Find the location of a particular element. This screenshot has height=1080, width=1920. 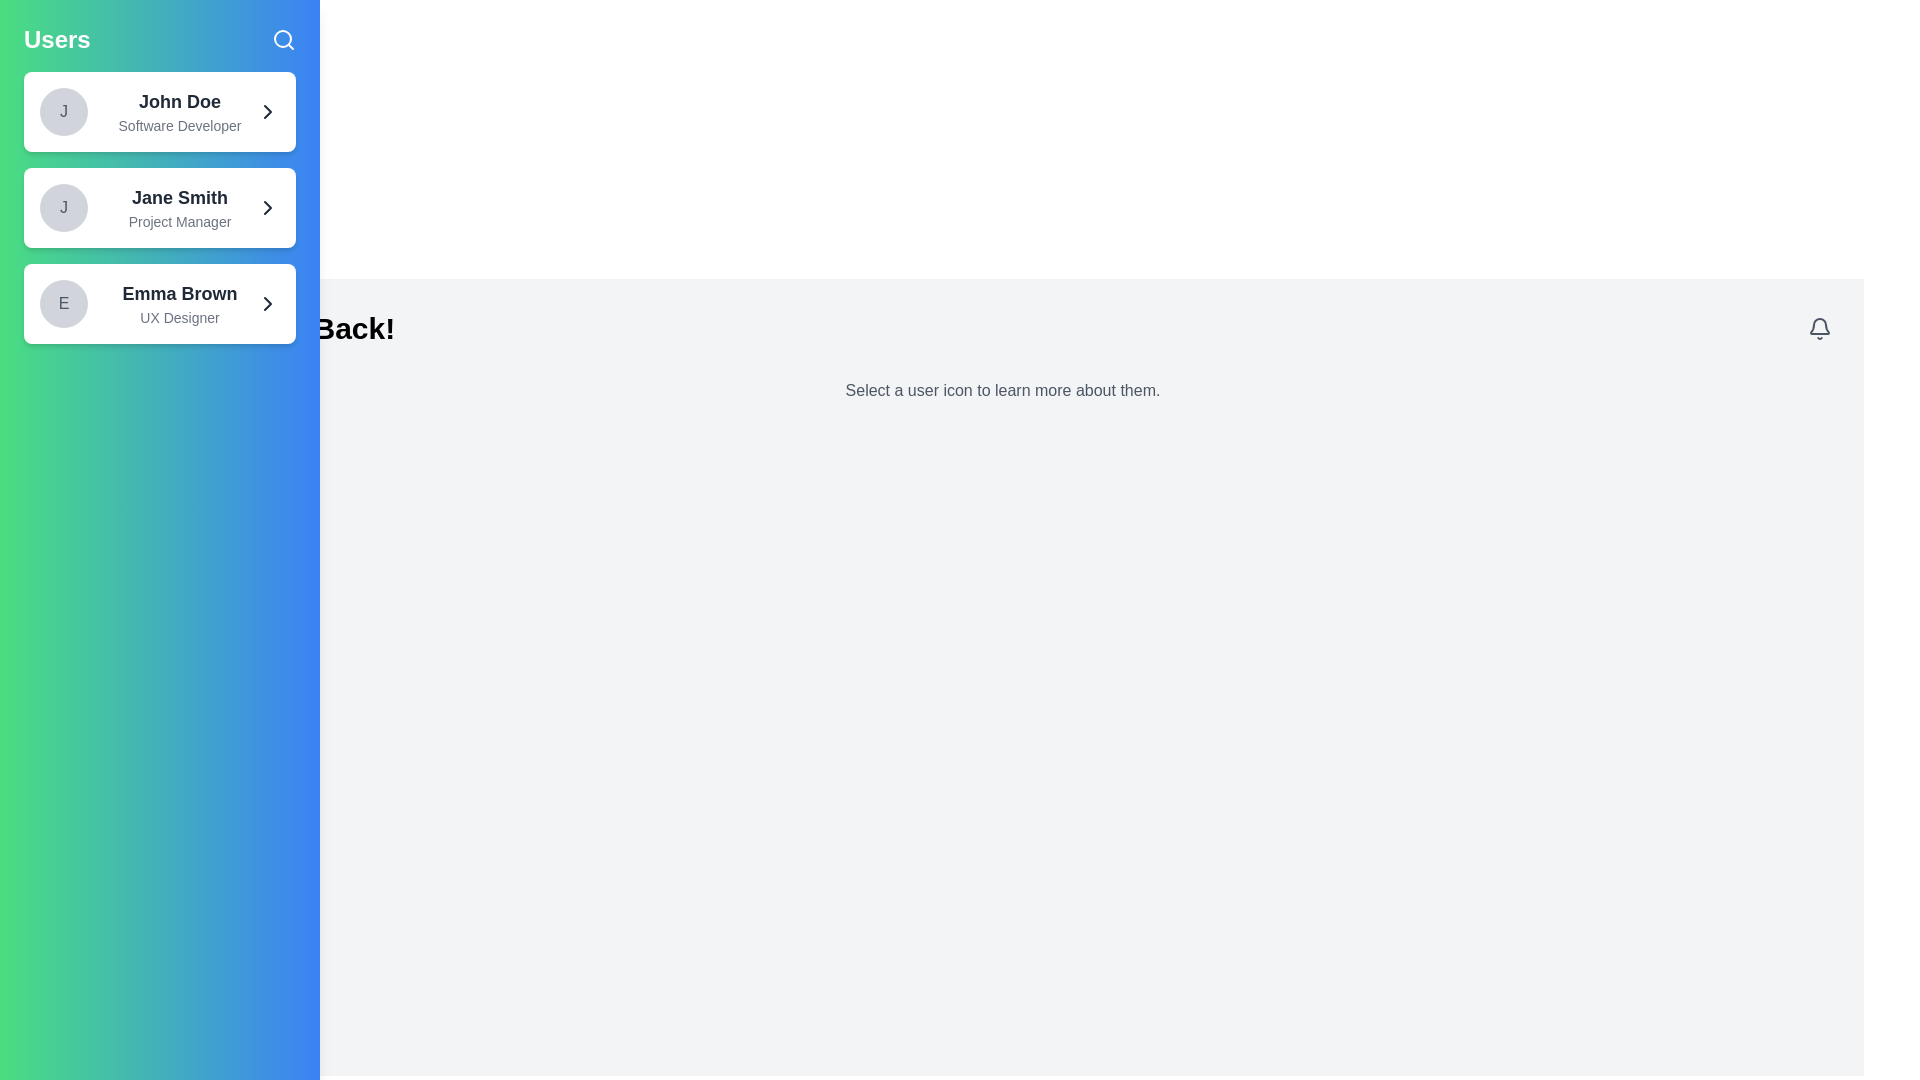

the user profile Jane Smith from the list is located at coordinates (158, 208).